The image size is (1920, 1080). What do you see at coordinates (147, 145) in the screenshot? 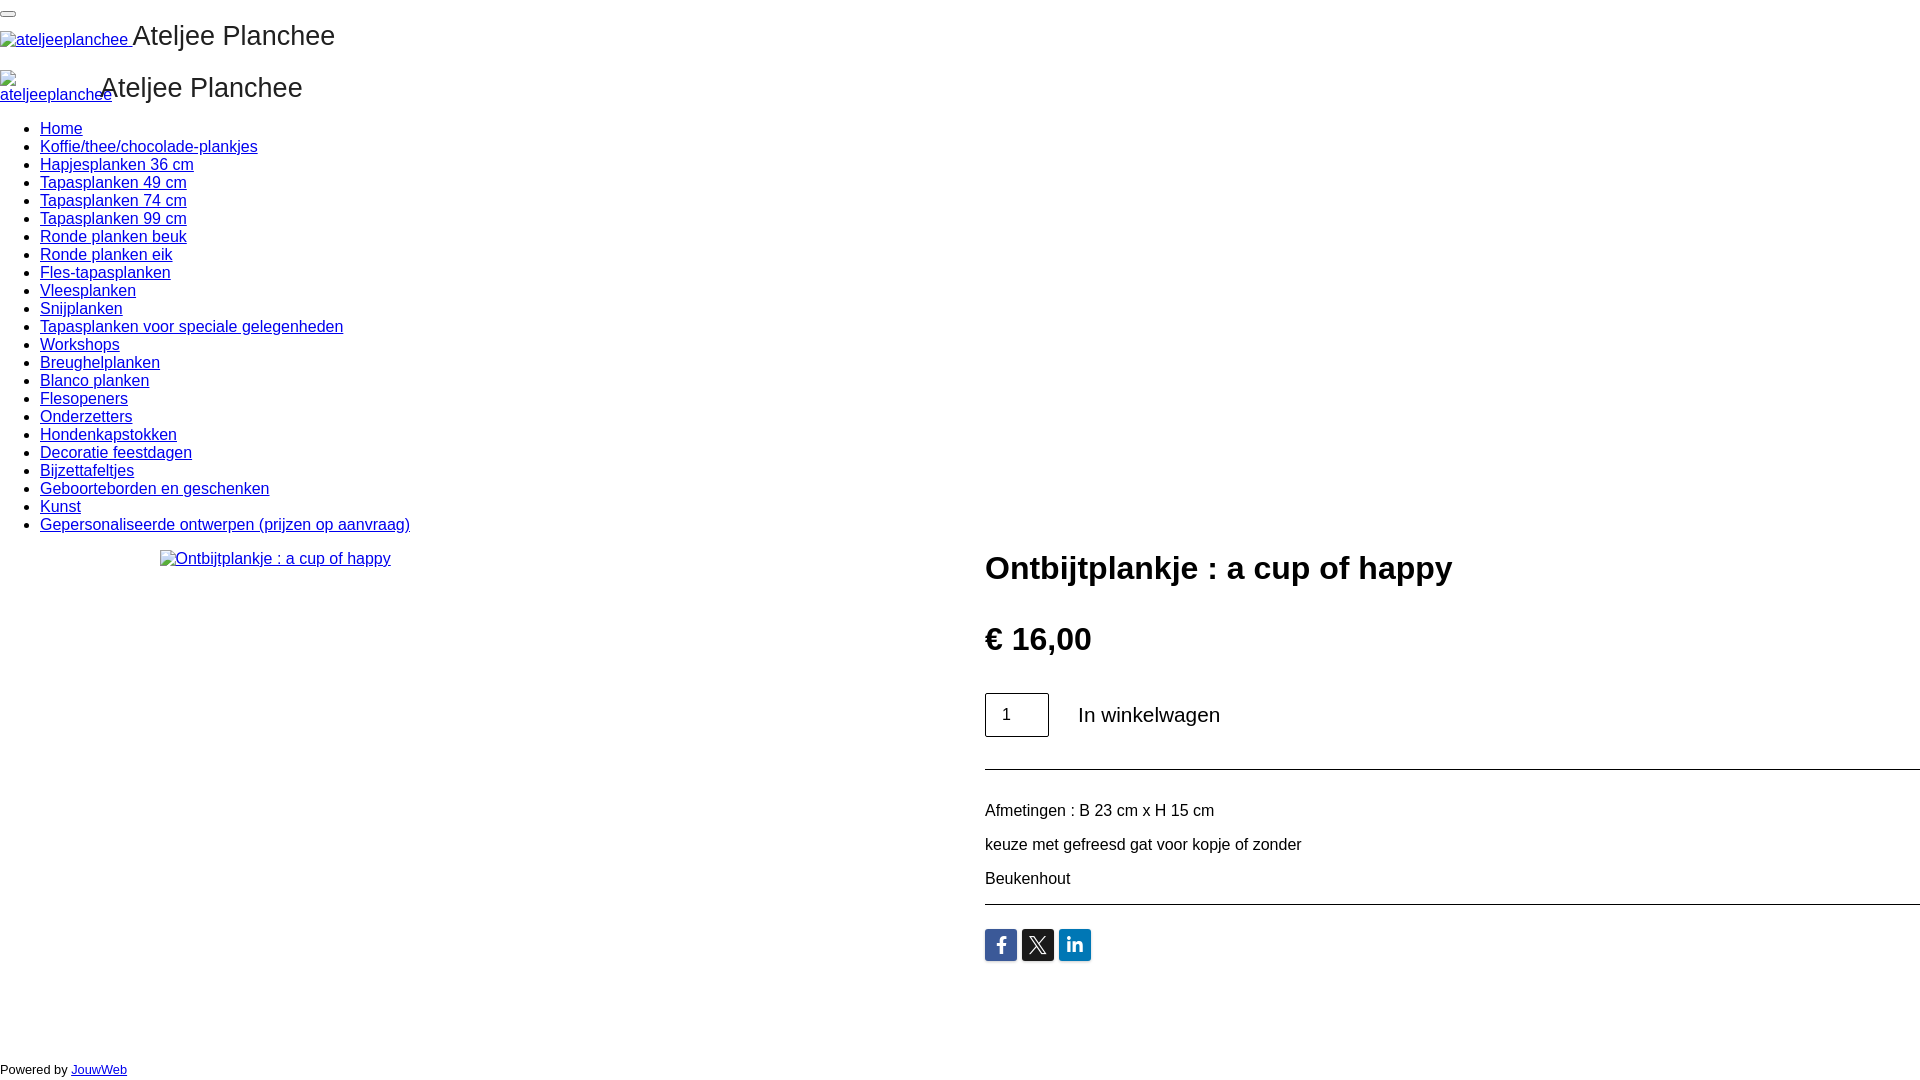
I see `'Koffie/thee/chocolade-plankjes'` at bounding box center [147, 145].